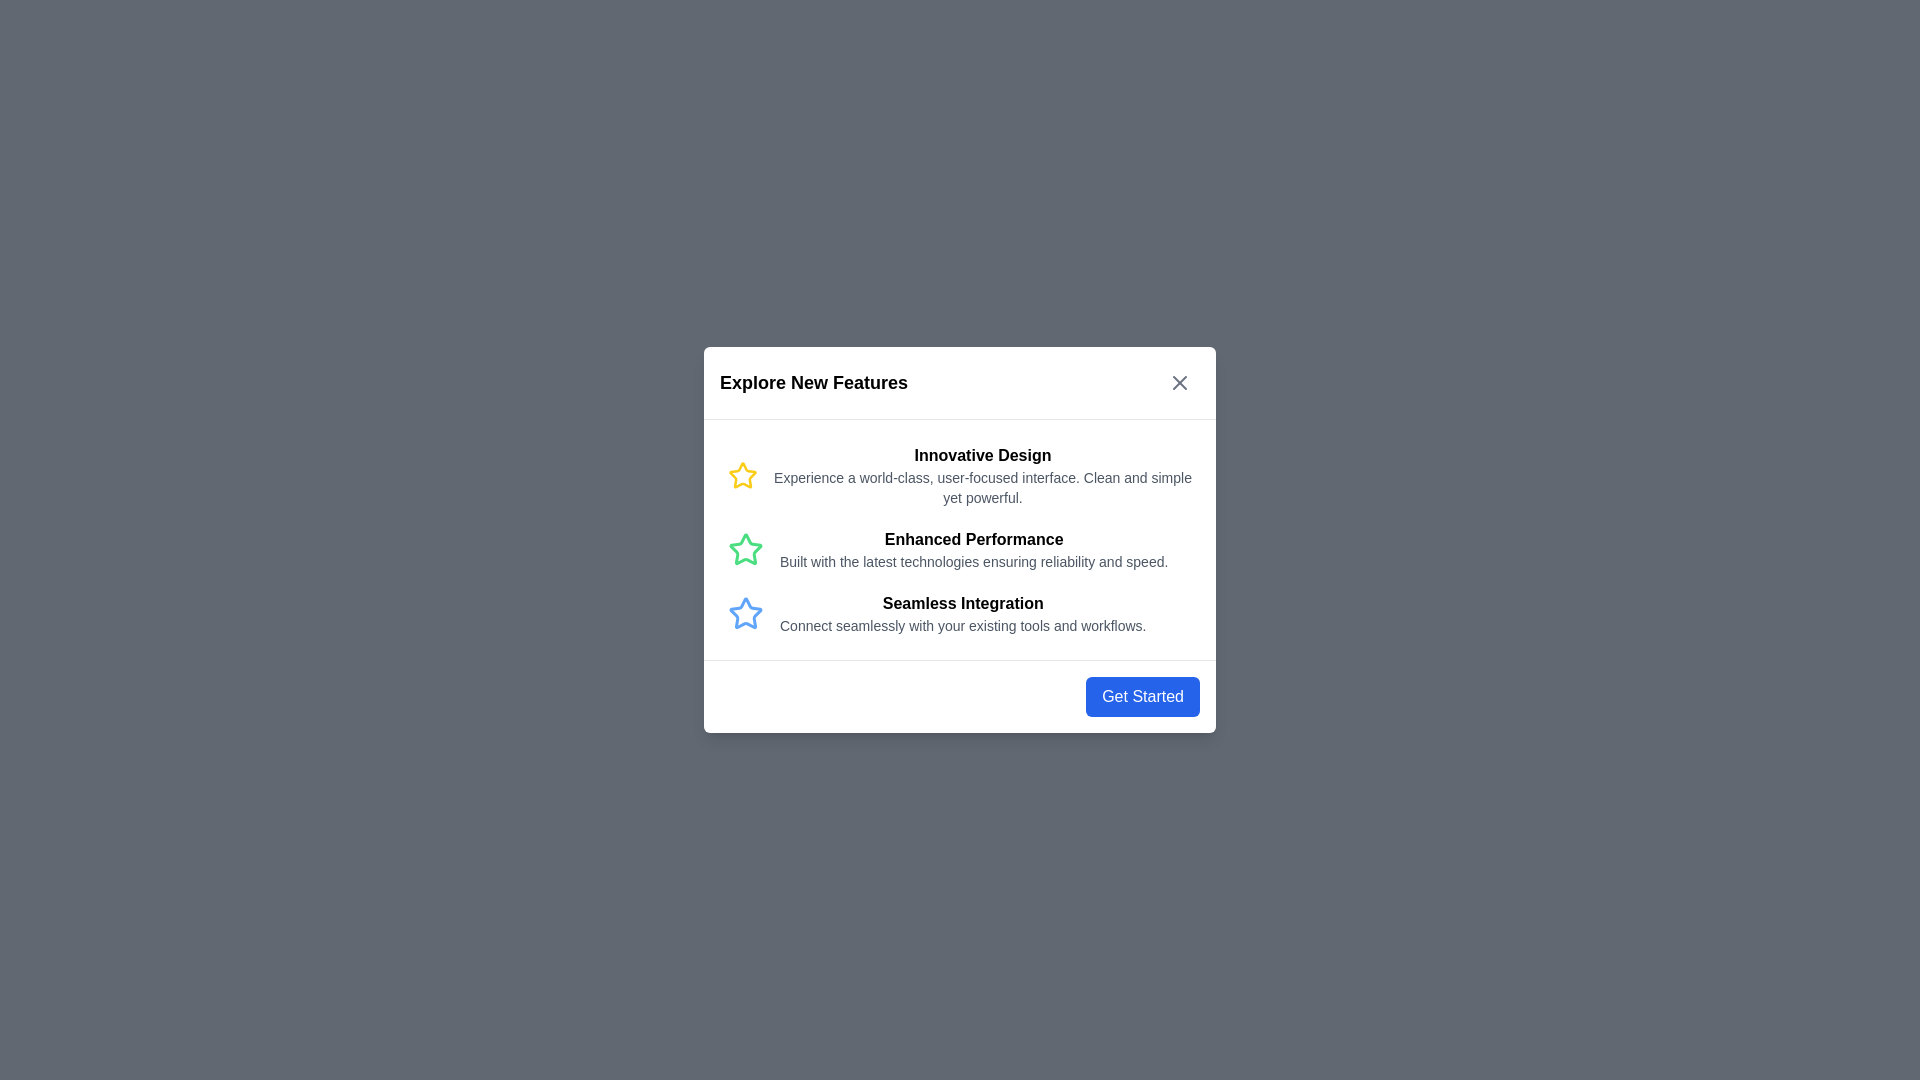 This screenshot has width=1920, height=1080. What do you see at coordinates (1143, 696) in the screenshot?
I see `the prominent rectangular button with blue background and 'Get Started' text for accessibility interactions` at bounding box center [1143, 696].